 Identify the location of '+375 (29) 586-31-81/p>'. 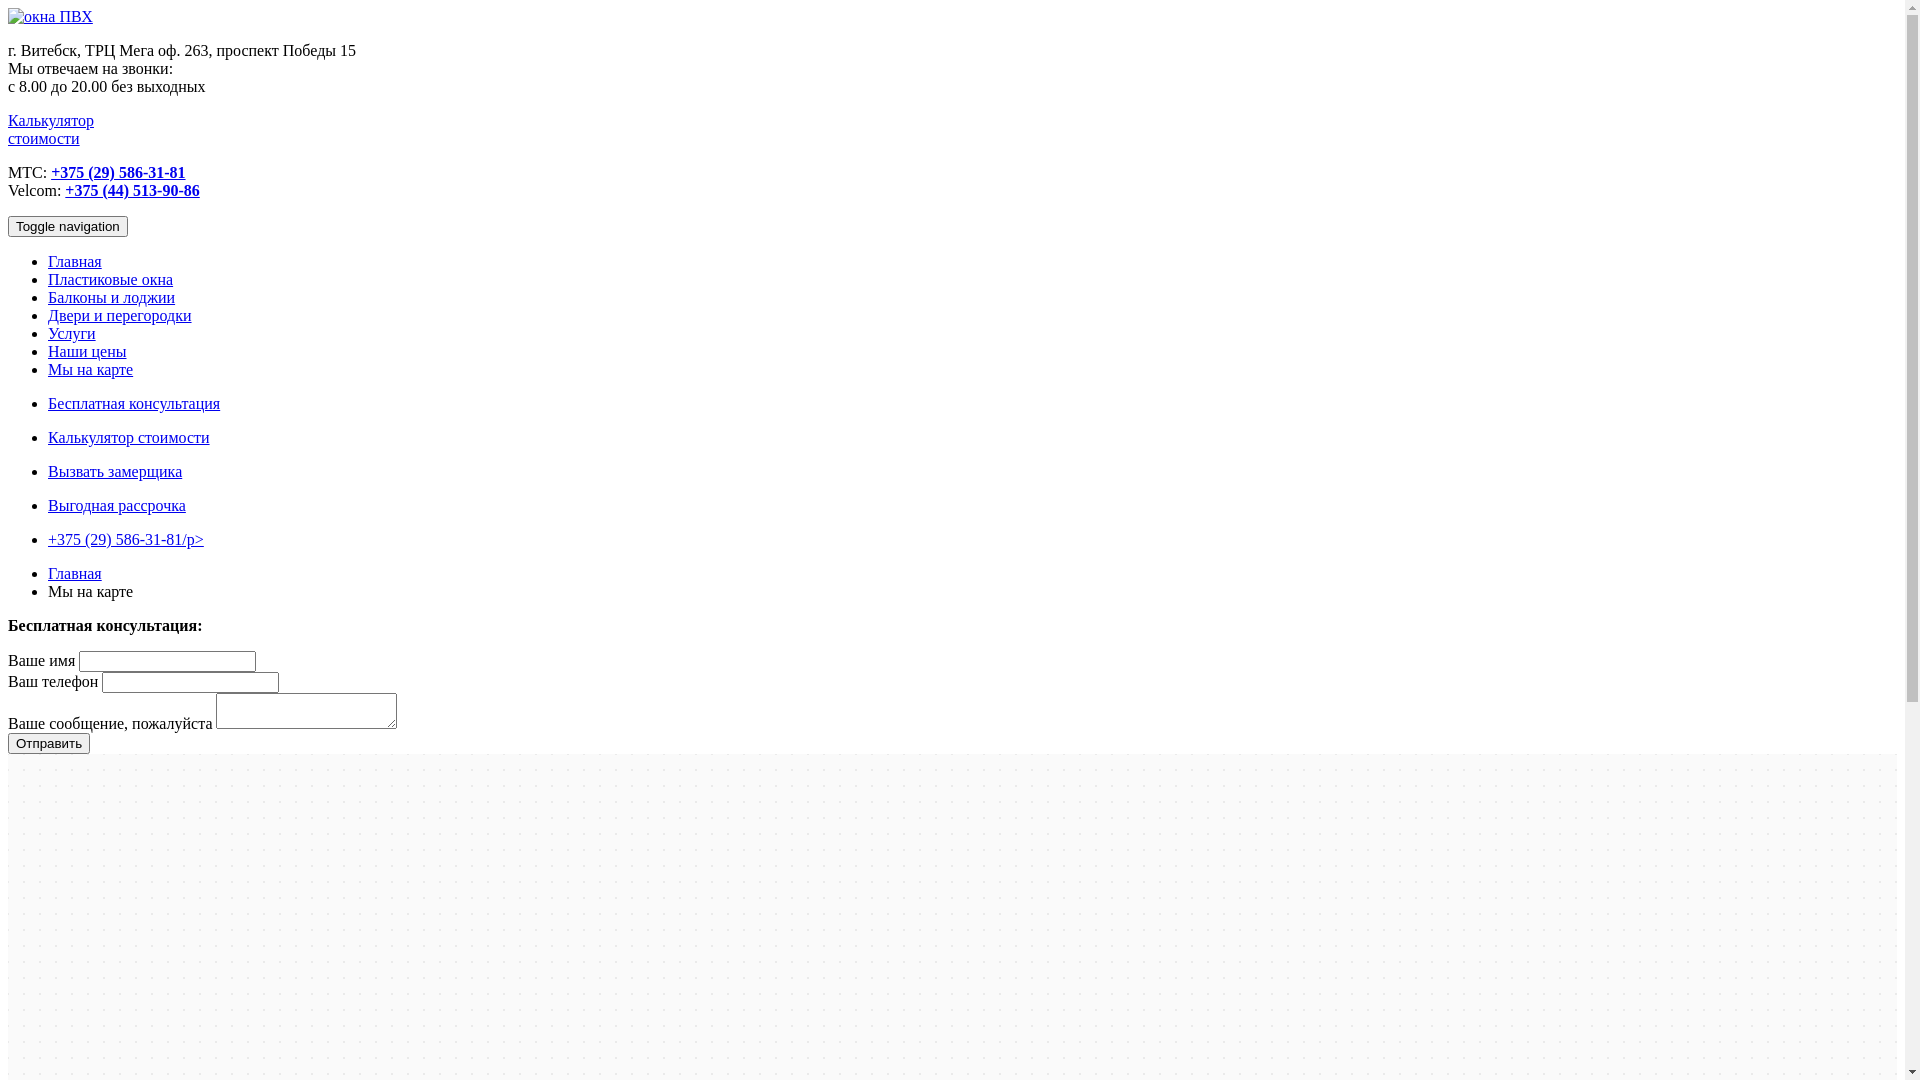
(124, 538).